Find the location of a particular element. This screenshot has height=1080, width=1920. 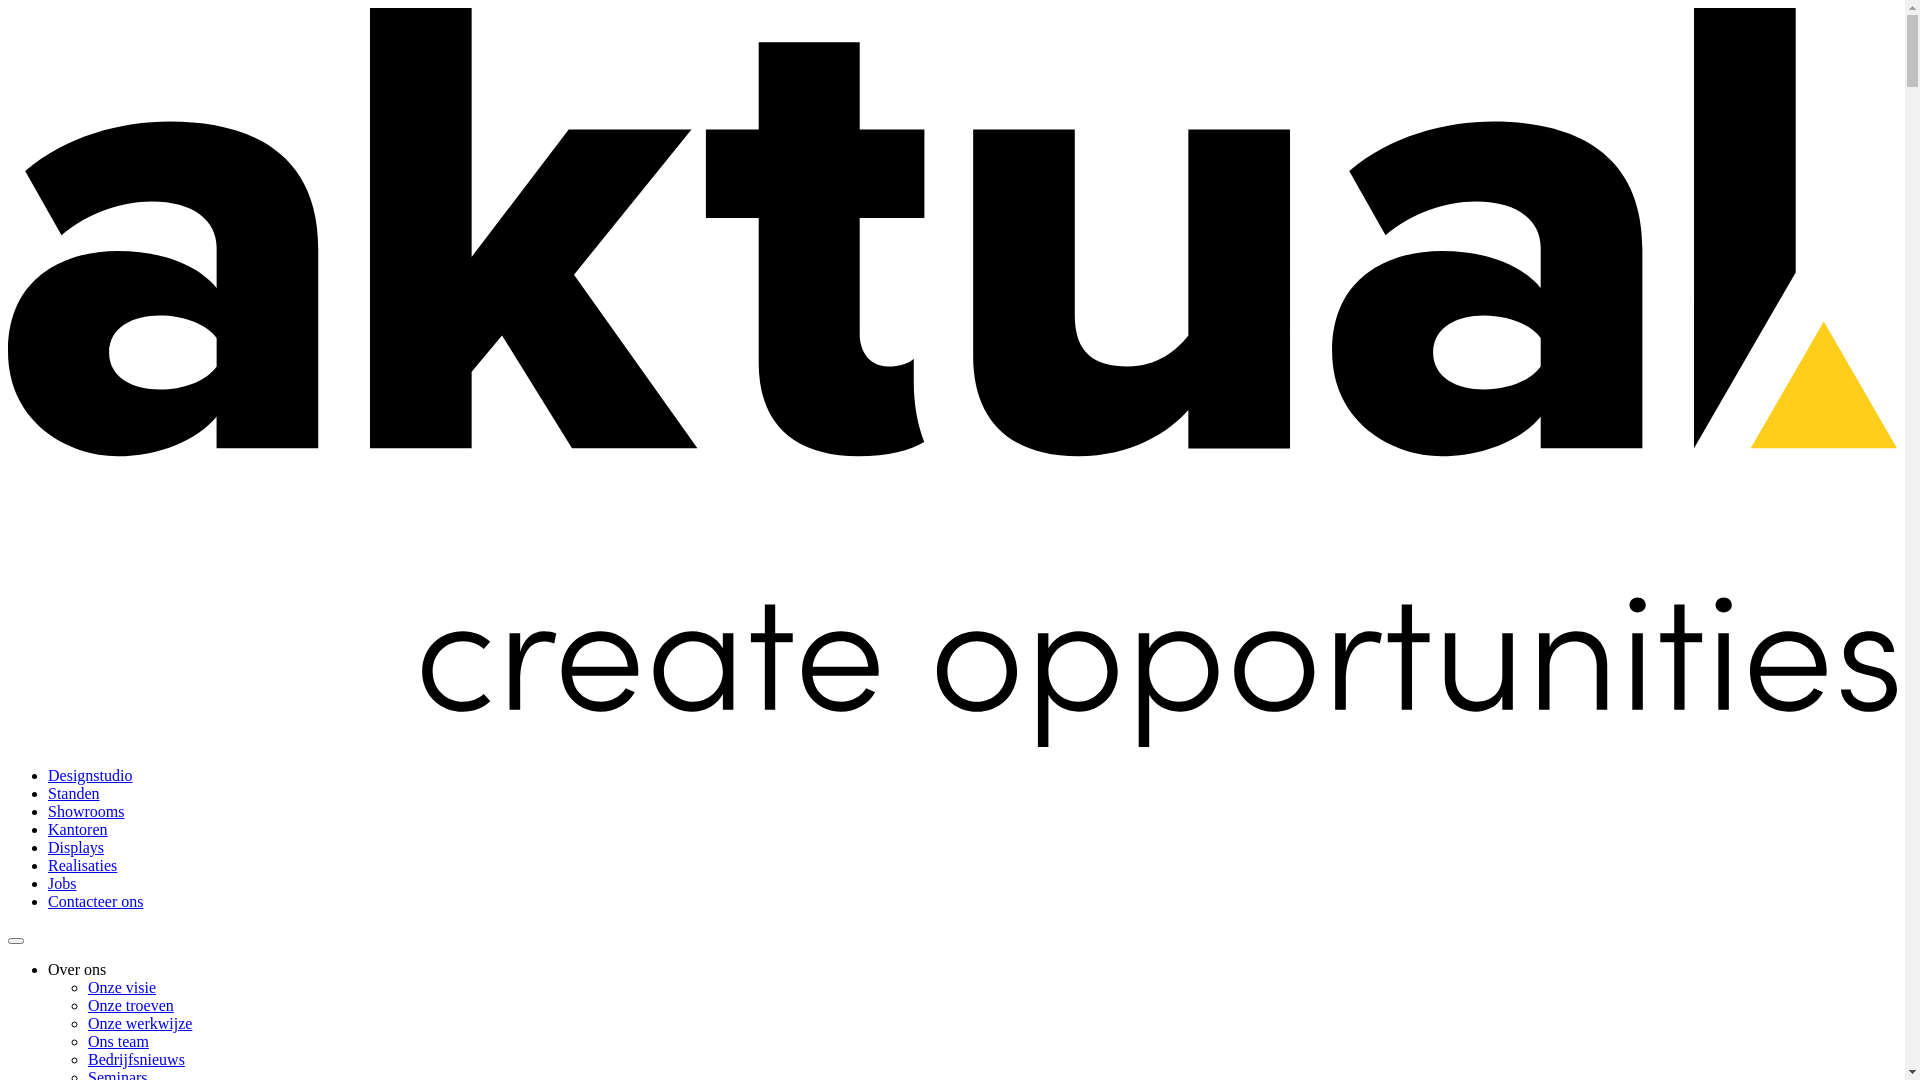

'Contacteer ons' is located at coordinates (95, 901).